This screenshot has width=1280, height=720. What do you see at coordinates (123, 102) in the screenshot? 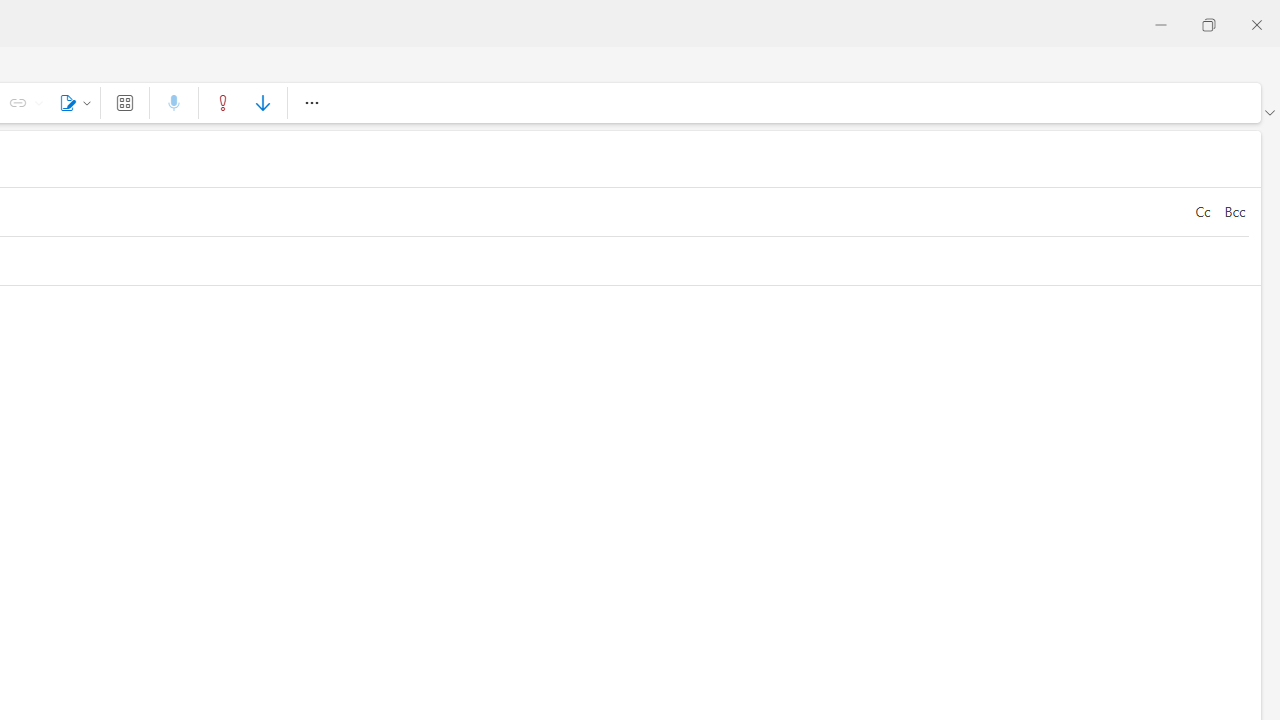
I see `'Apps'` at bounding box center [123, 102].